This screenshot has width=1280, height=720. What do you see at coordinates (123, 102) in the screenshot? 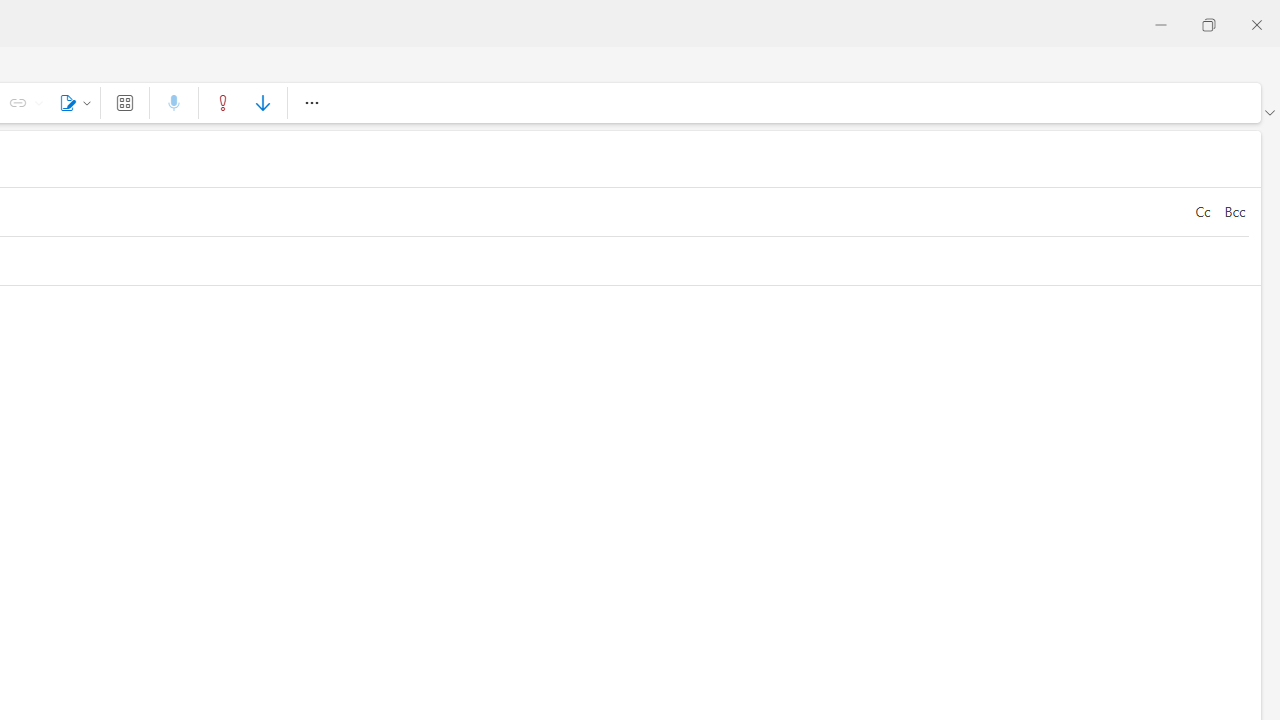
I see `'Apps'` at bounding box center [123, 102].